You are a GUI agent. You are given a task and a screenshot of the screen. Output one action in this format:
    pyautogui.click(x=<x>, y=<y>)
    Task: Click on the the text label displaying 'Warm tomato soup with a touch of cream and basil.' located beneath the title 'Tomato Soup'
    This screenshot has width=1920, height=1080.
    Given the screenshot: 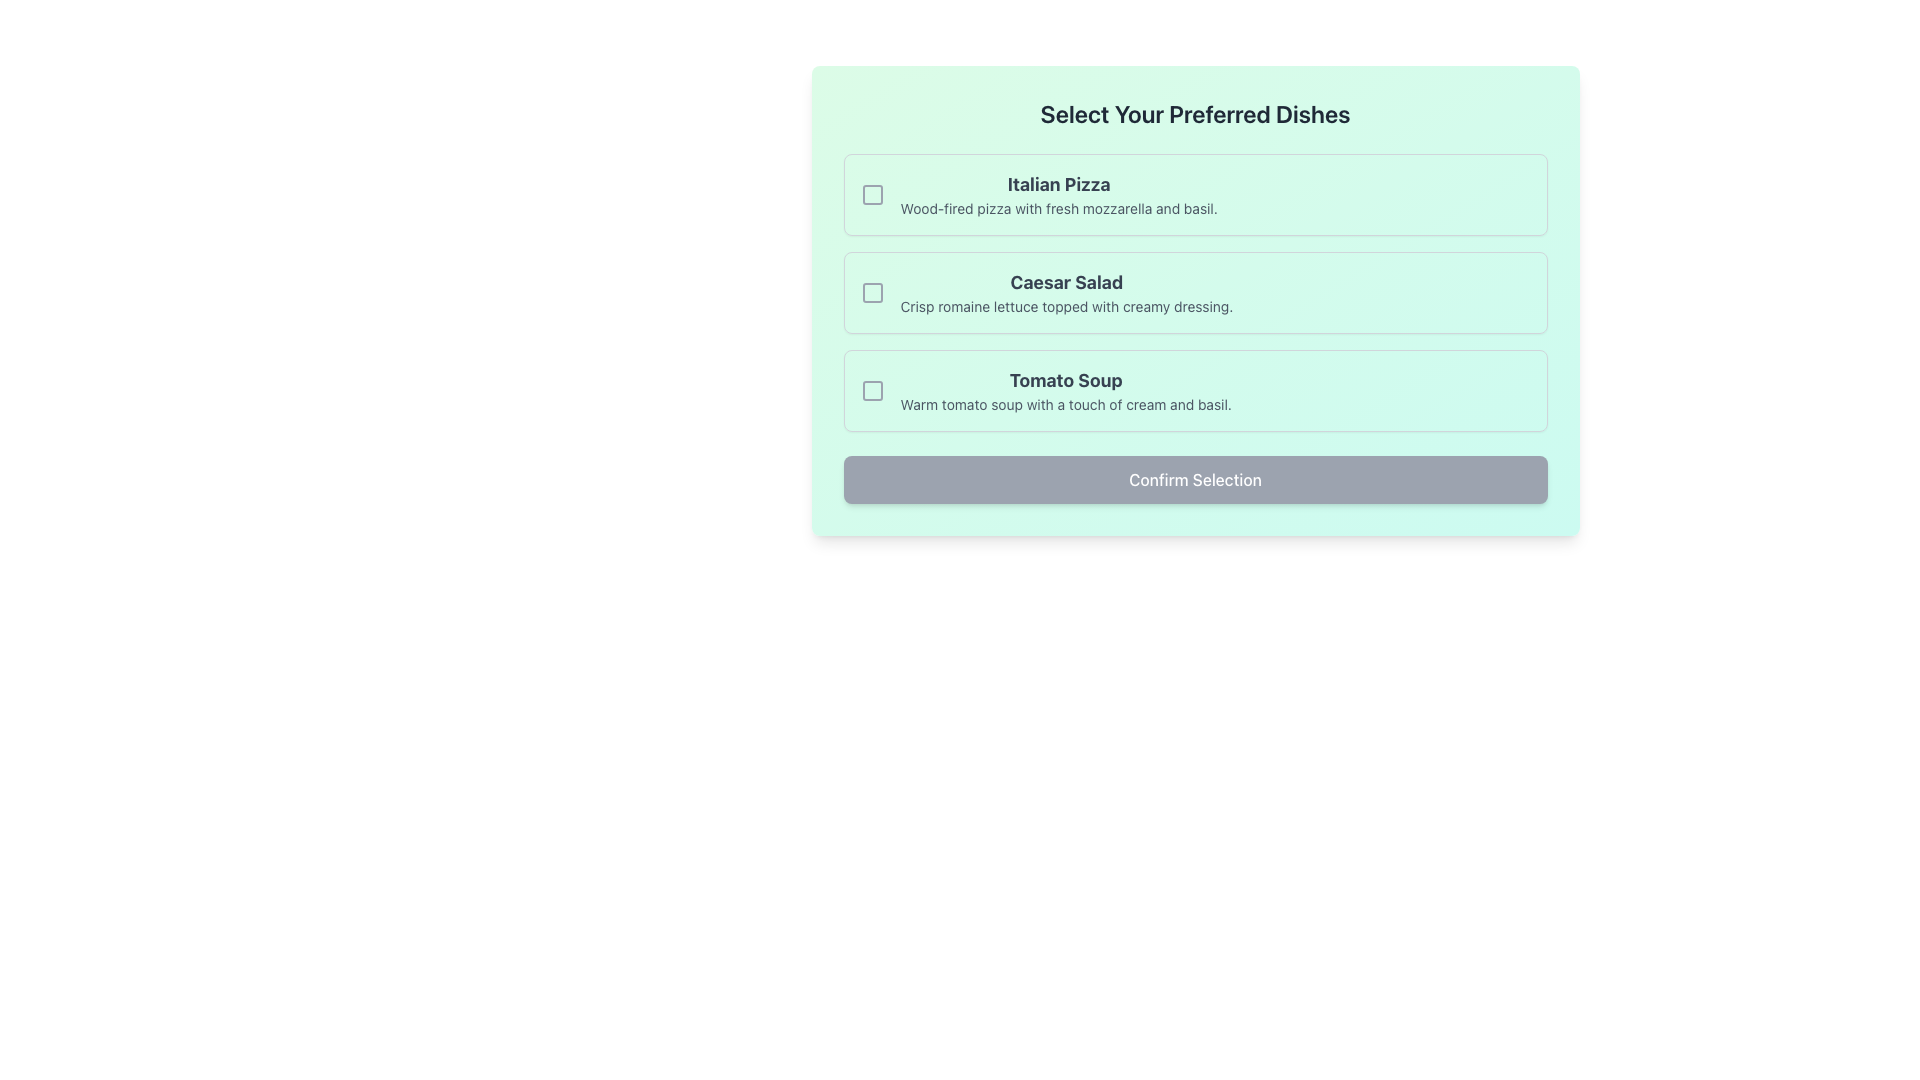 What is the action you would take?
    pyautogui.click(x=1065, y=405)
    